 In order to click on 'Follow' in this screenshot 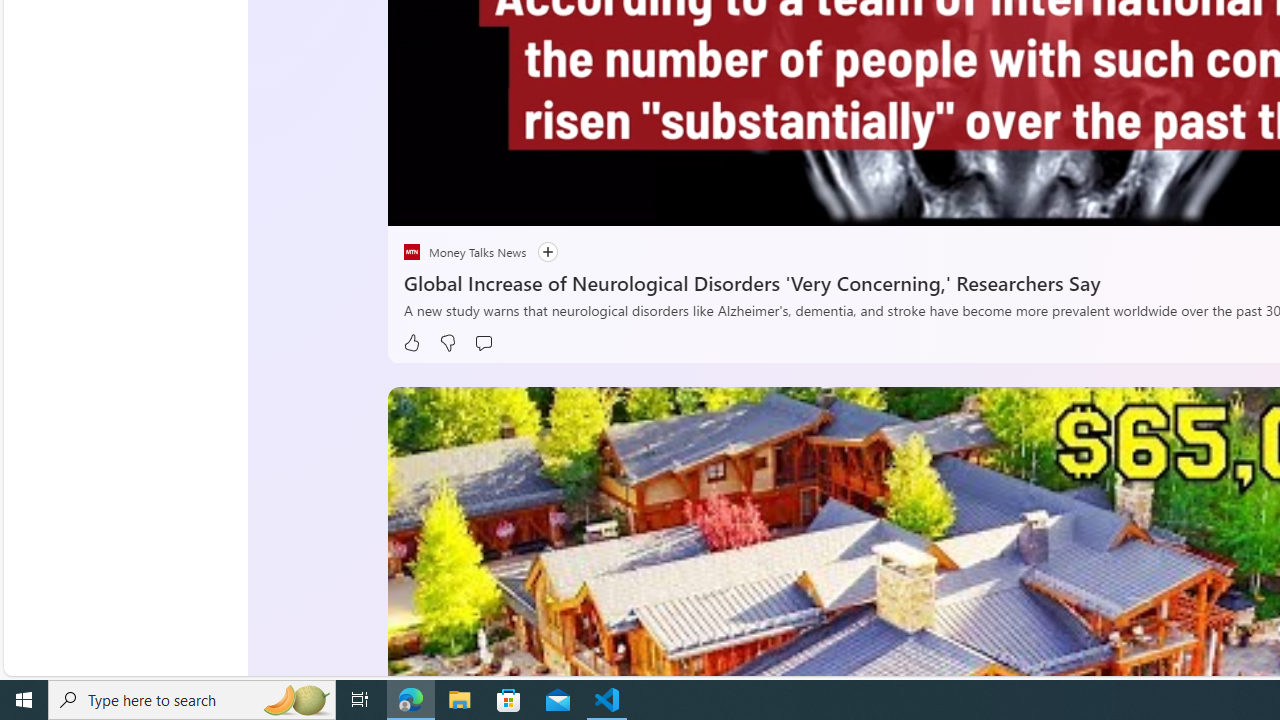, I will do `click(538, 251)`.